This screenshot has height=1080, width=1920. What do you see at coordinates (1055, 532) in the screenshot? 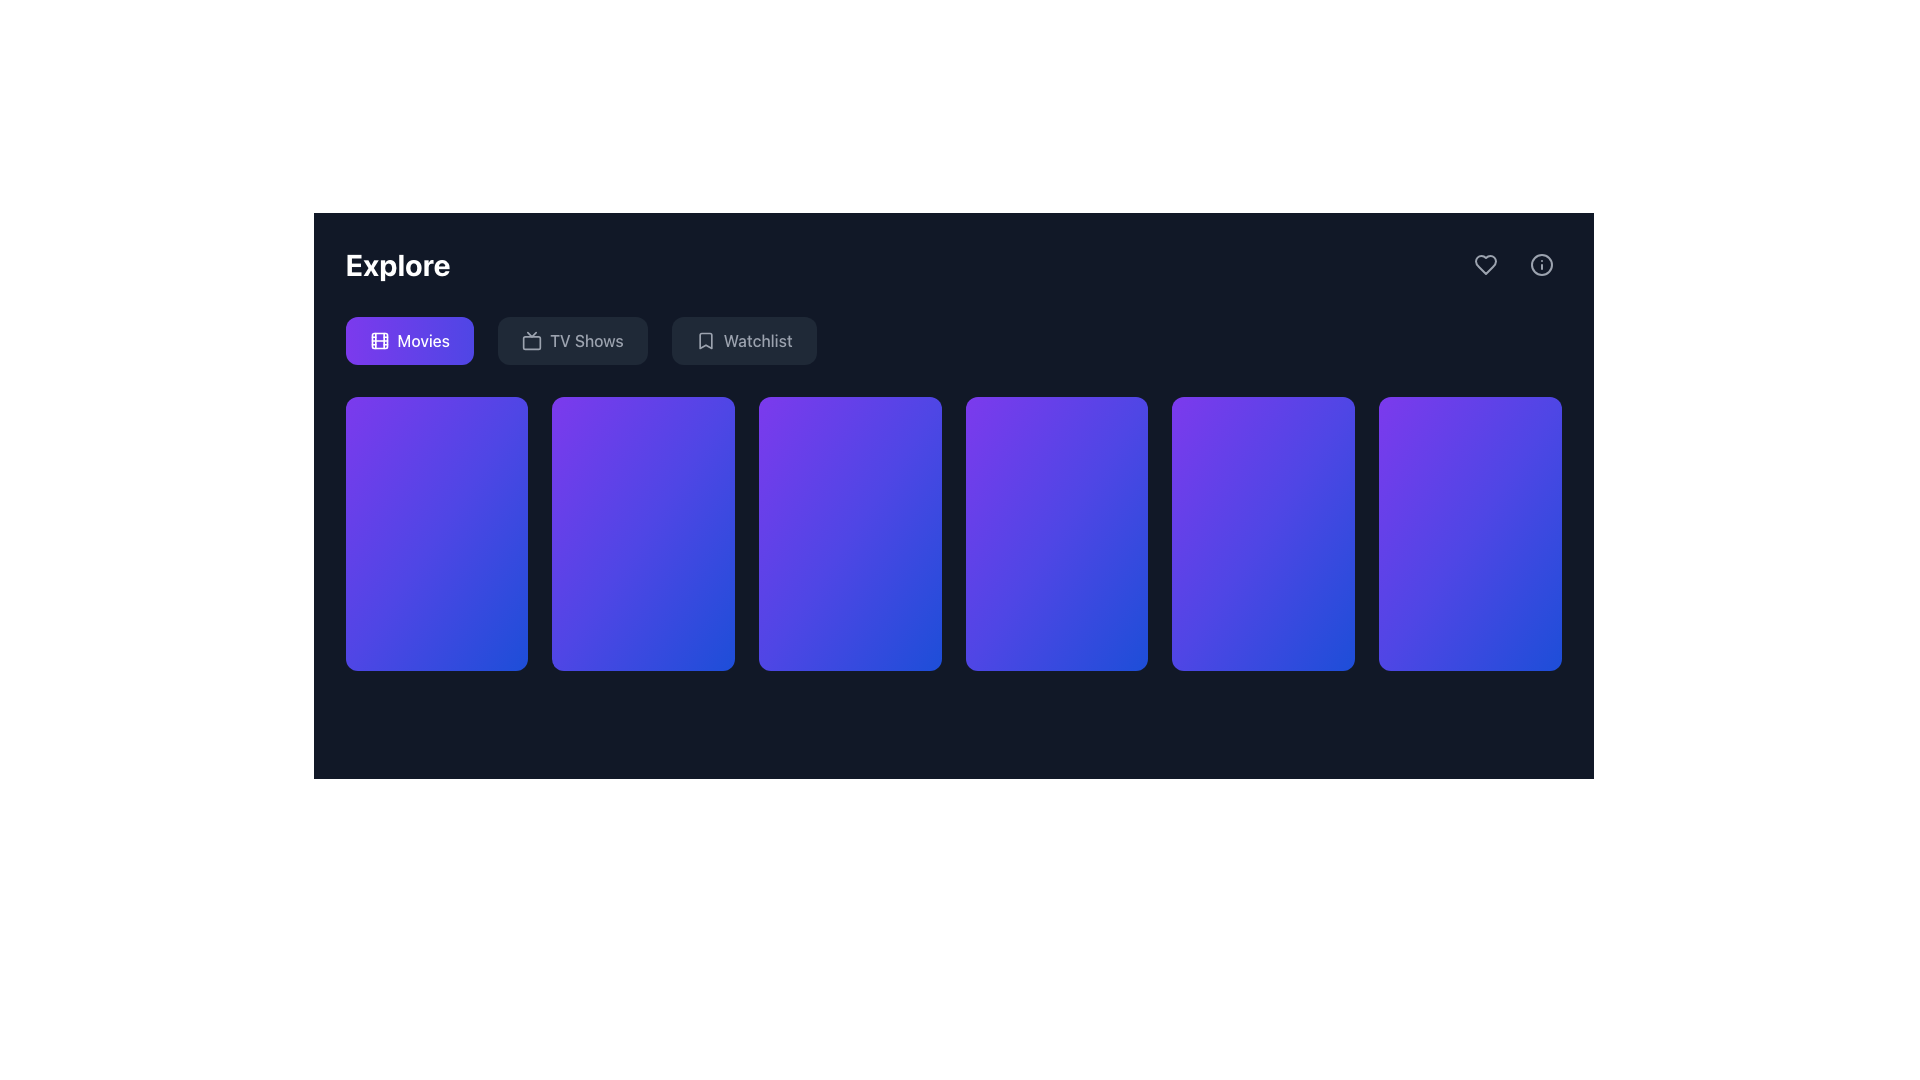
I see `the fourth media card in the horizontally aligned list` at bounding box center [1055, 532].